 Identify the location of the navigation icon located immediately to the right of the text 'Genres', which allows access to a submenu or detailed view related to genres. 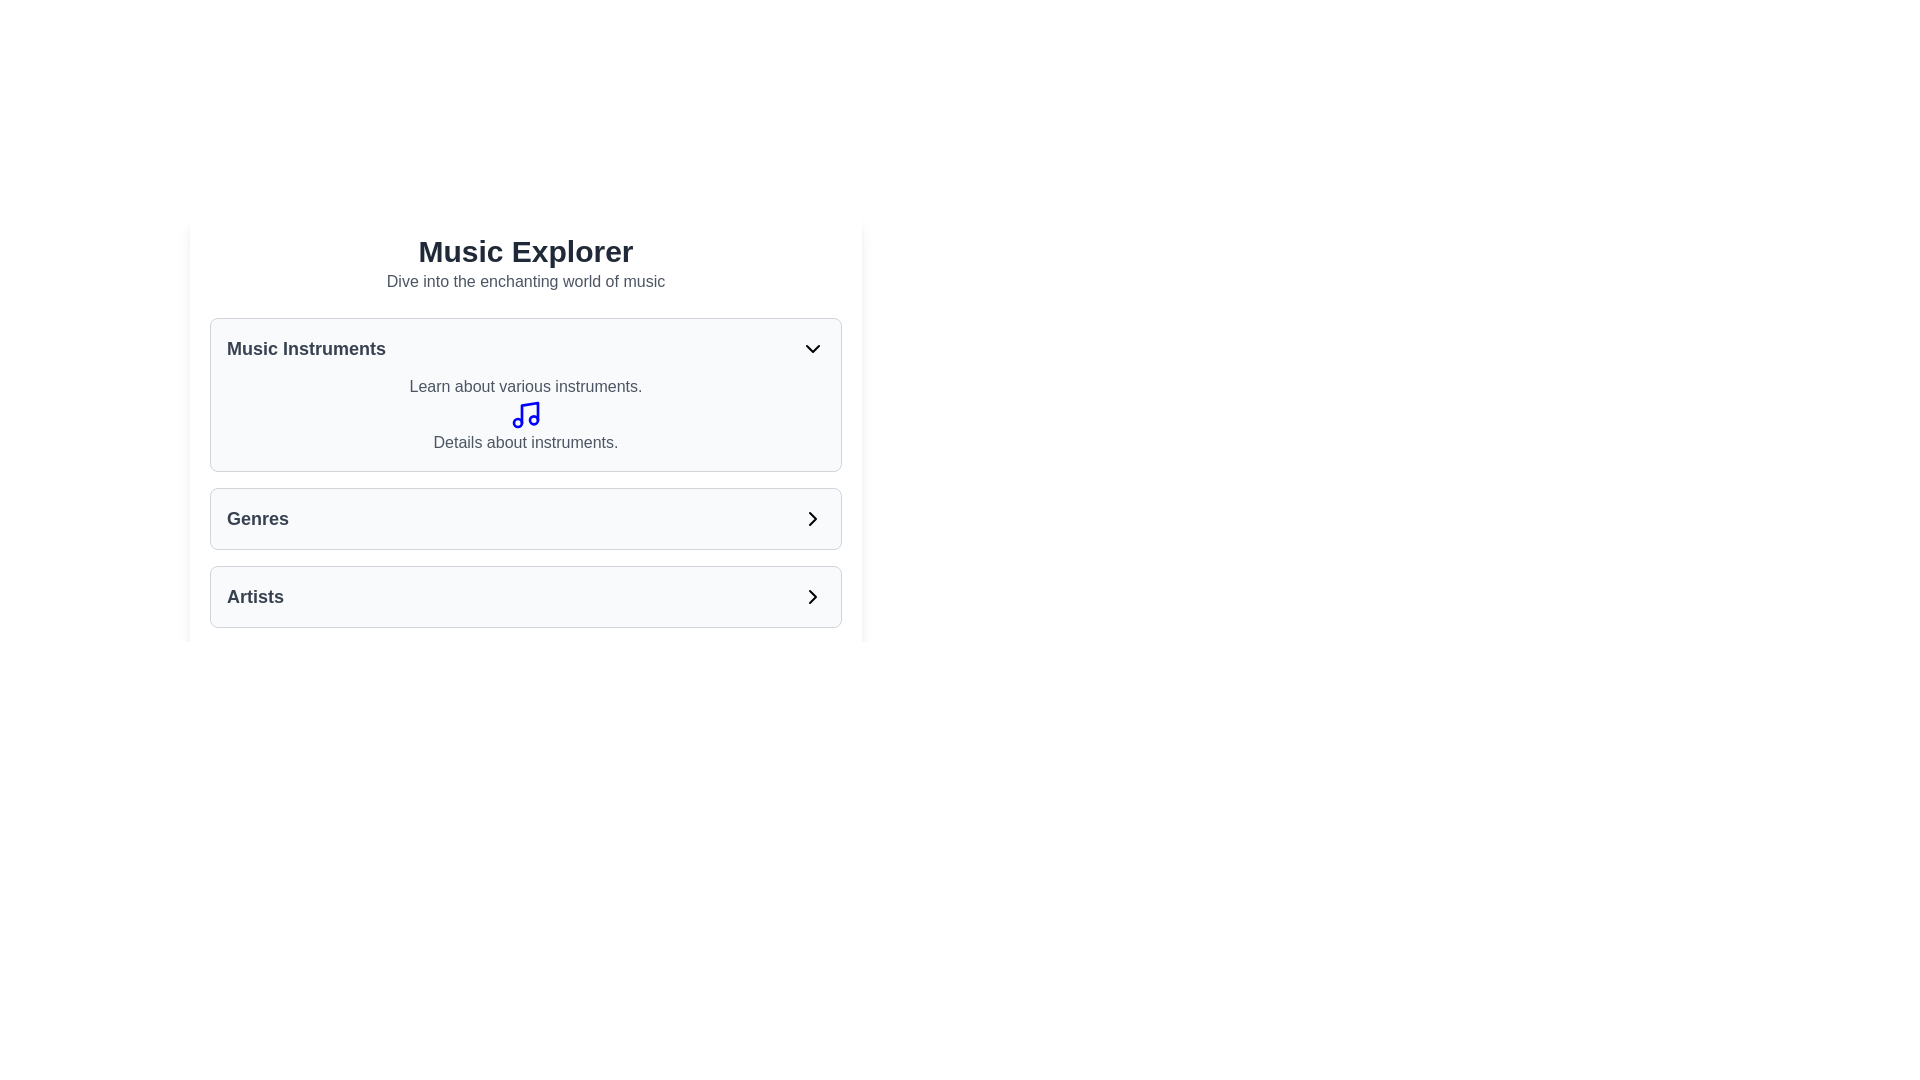
(812, 518).